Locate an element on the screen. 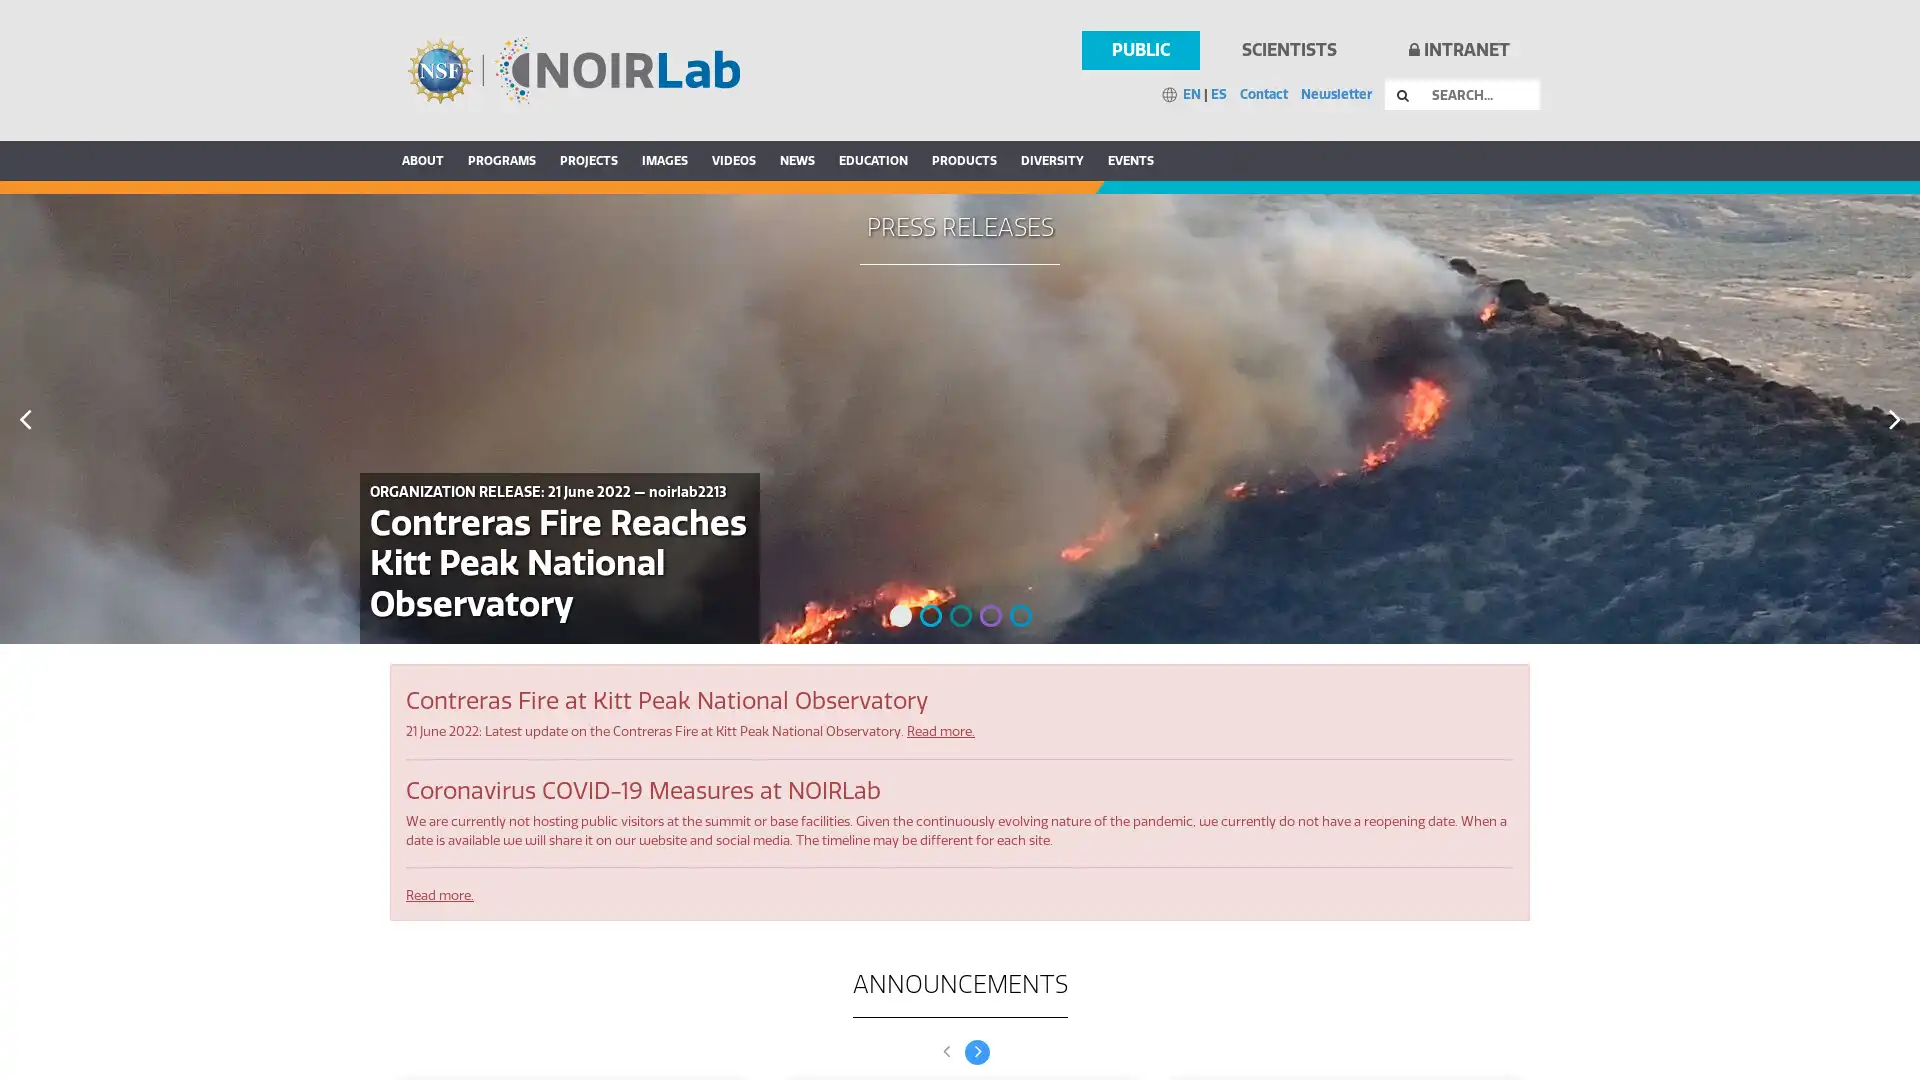 This screenshot has width=1920, height=1080. 2 is located at coordinates (930, 615).